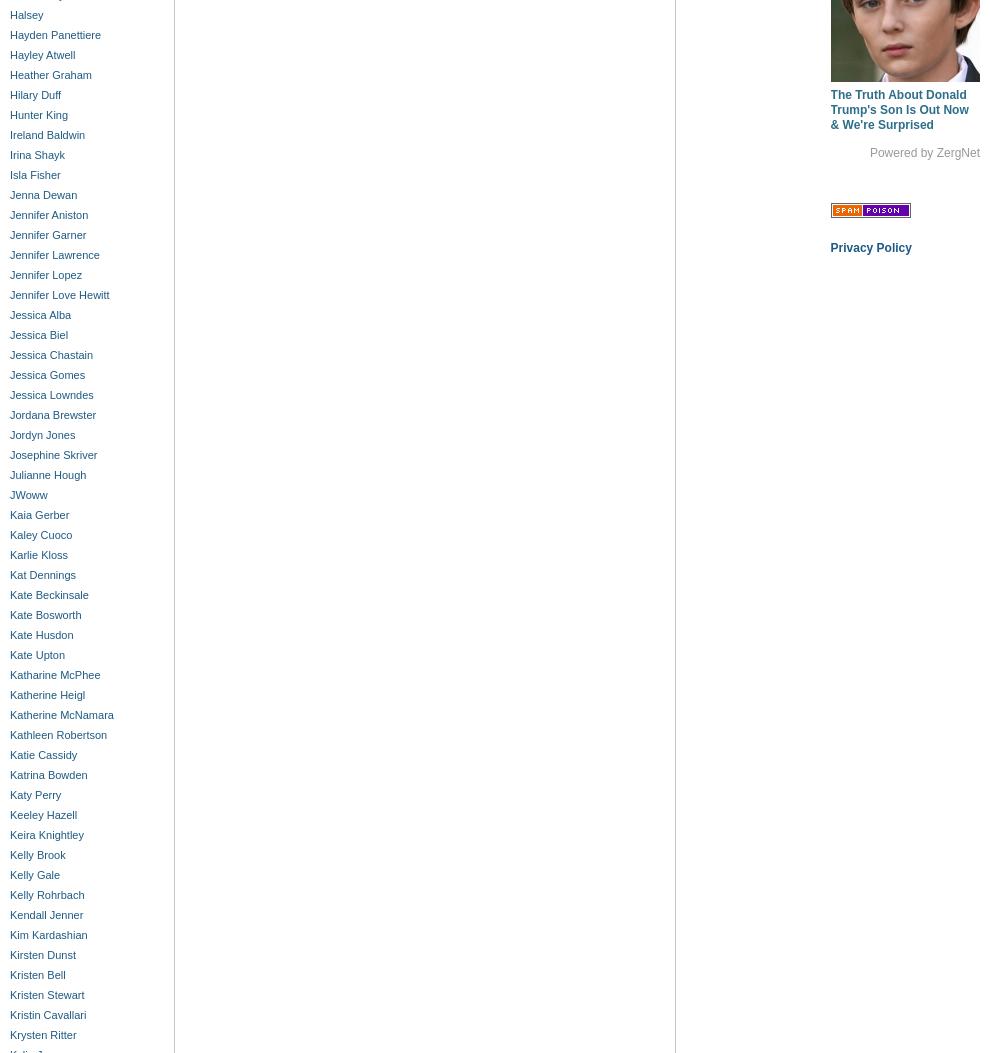 The height and width of the screenshot is (1053, 990). Describe the element at coordinates (46, 134) in the screenshot. I see `'Ireland Baldwin'` at that location.